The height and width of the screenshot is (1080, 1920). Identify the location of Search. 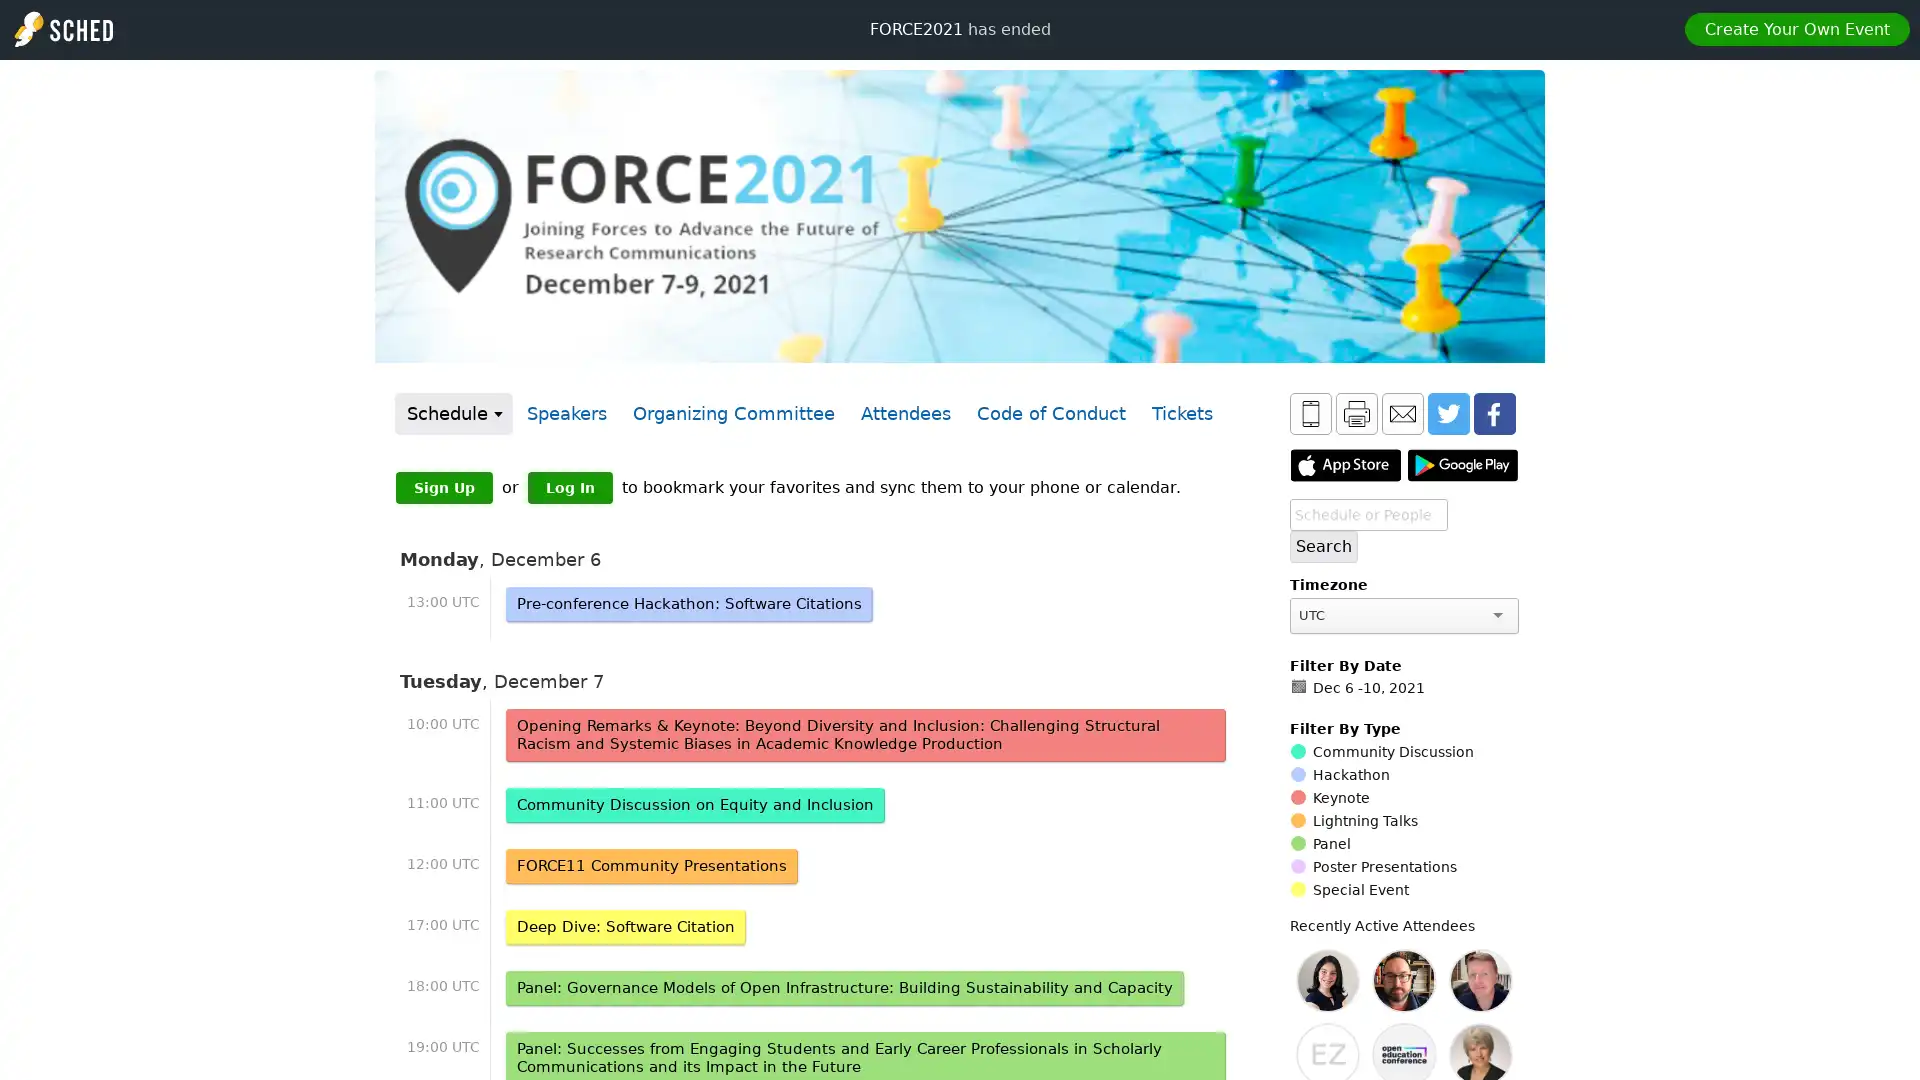
(1324, 547).